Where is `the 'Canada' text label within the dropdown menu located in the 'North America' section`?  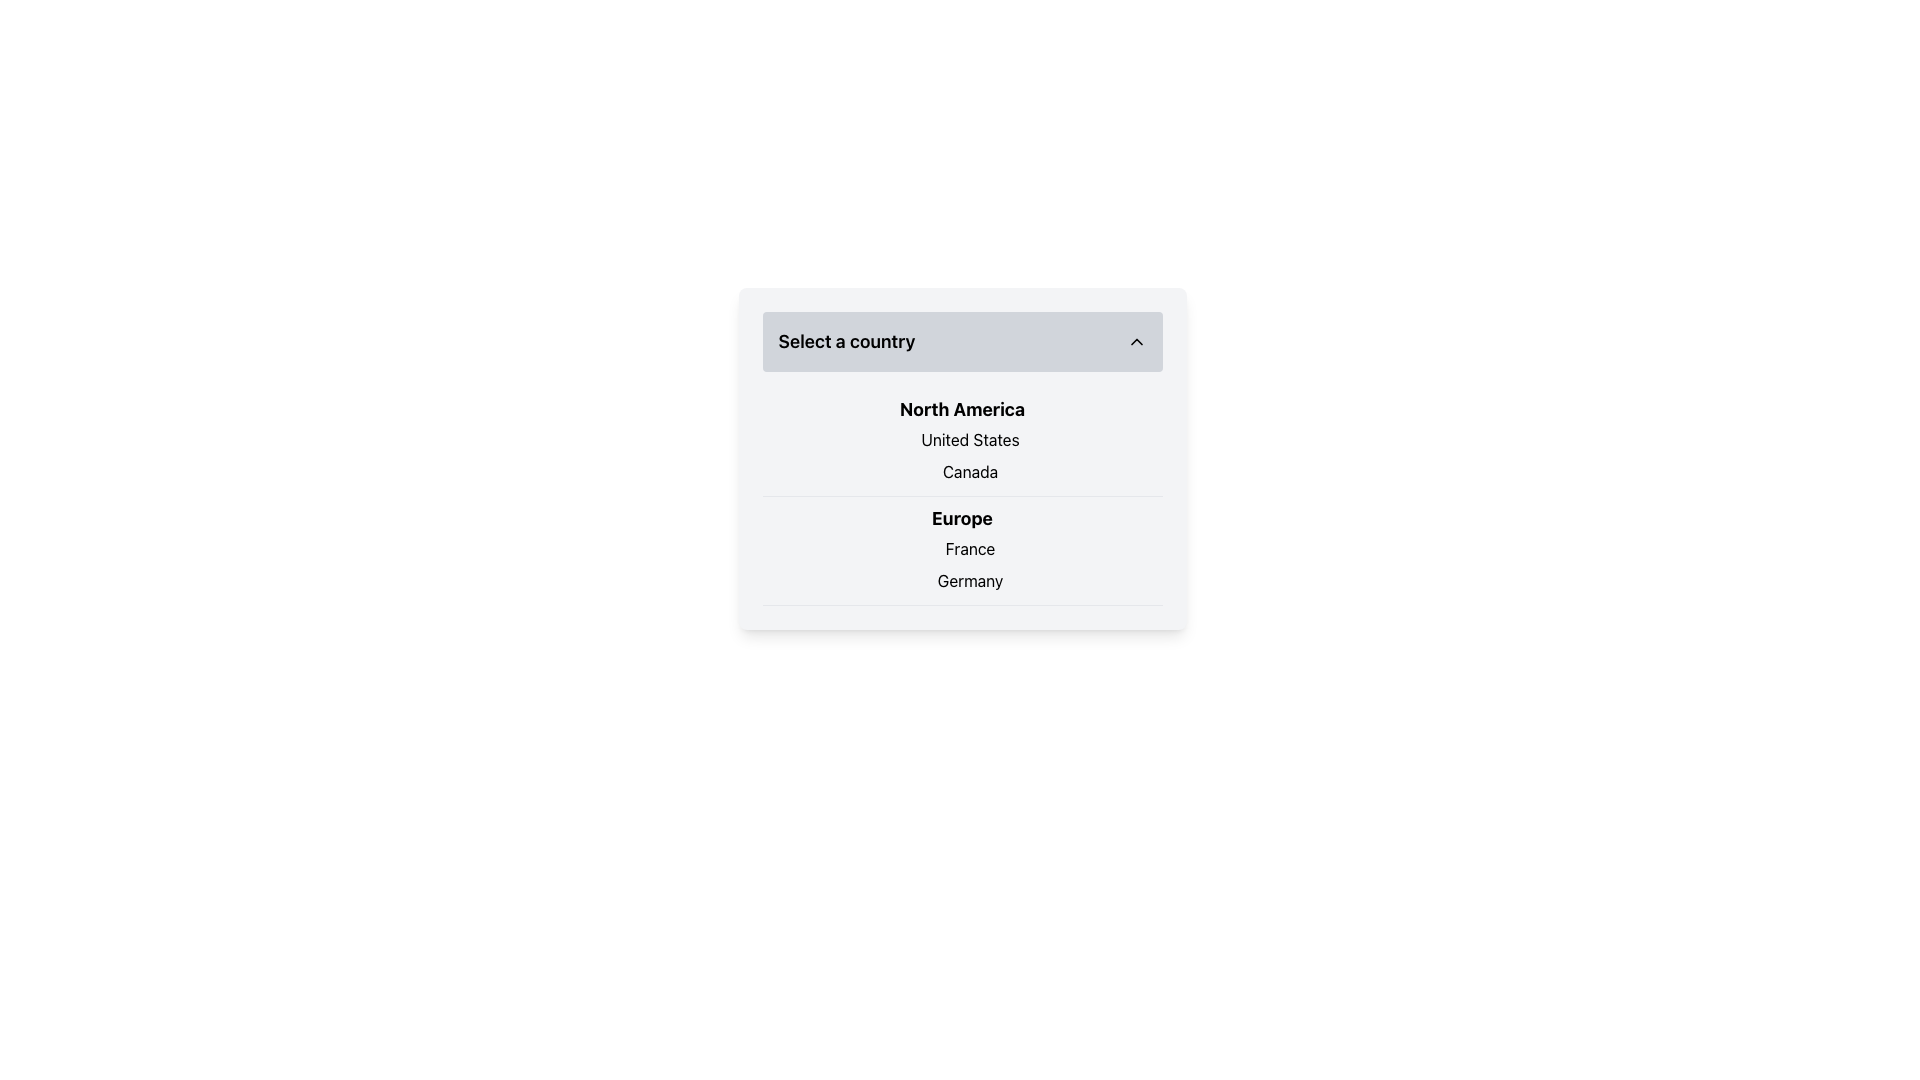
the 'Canada' text label within the dropdown menu located in the 'North America' section is located at coordinates (962, 471).